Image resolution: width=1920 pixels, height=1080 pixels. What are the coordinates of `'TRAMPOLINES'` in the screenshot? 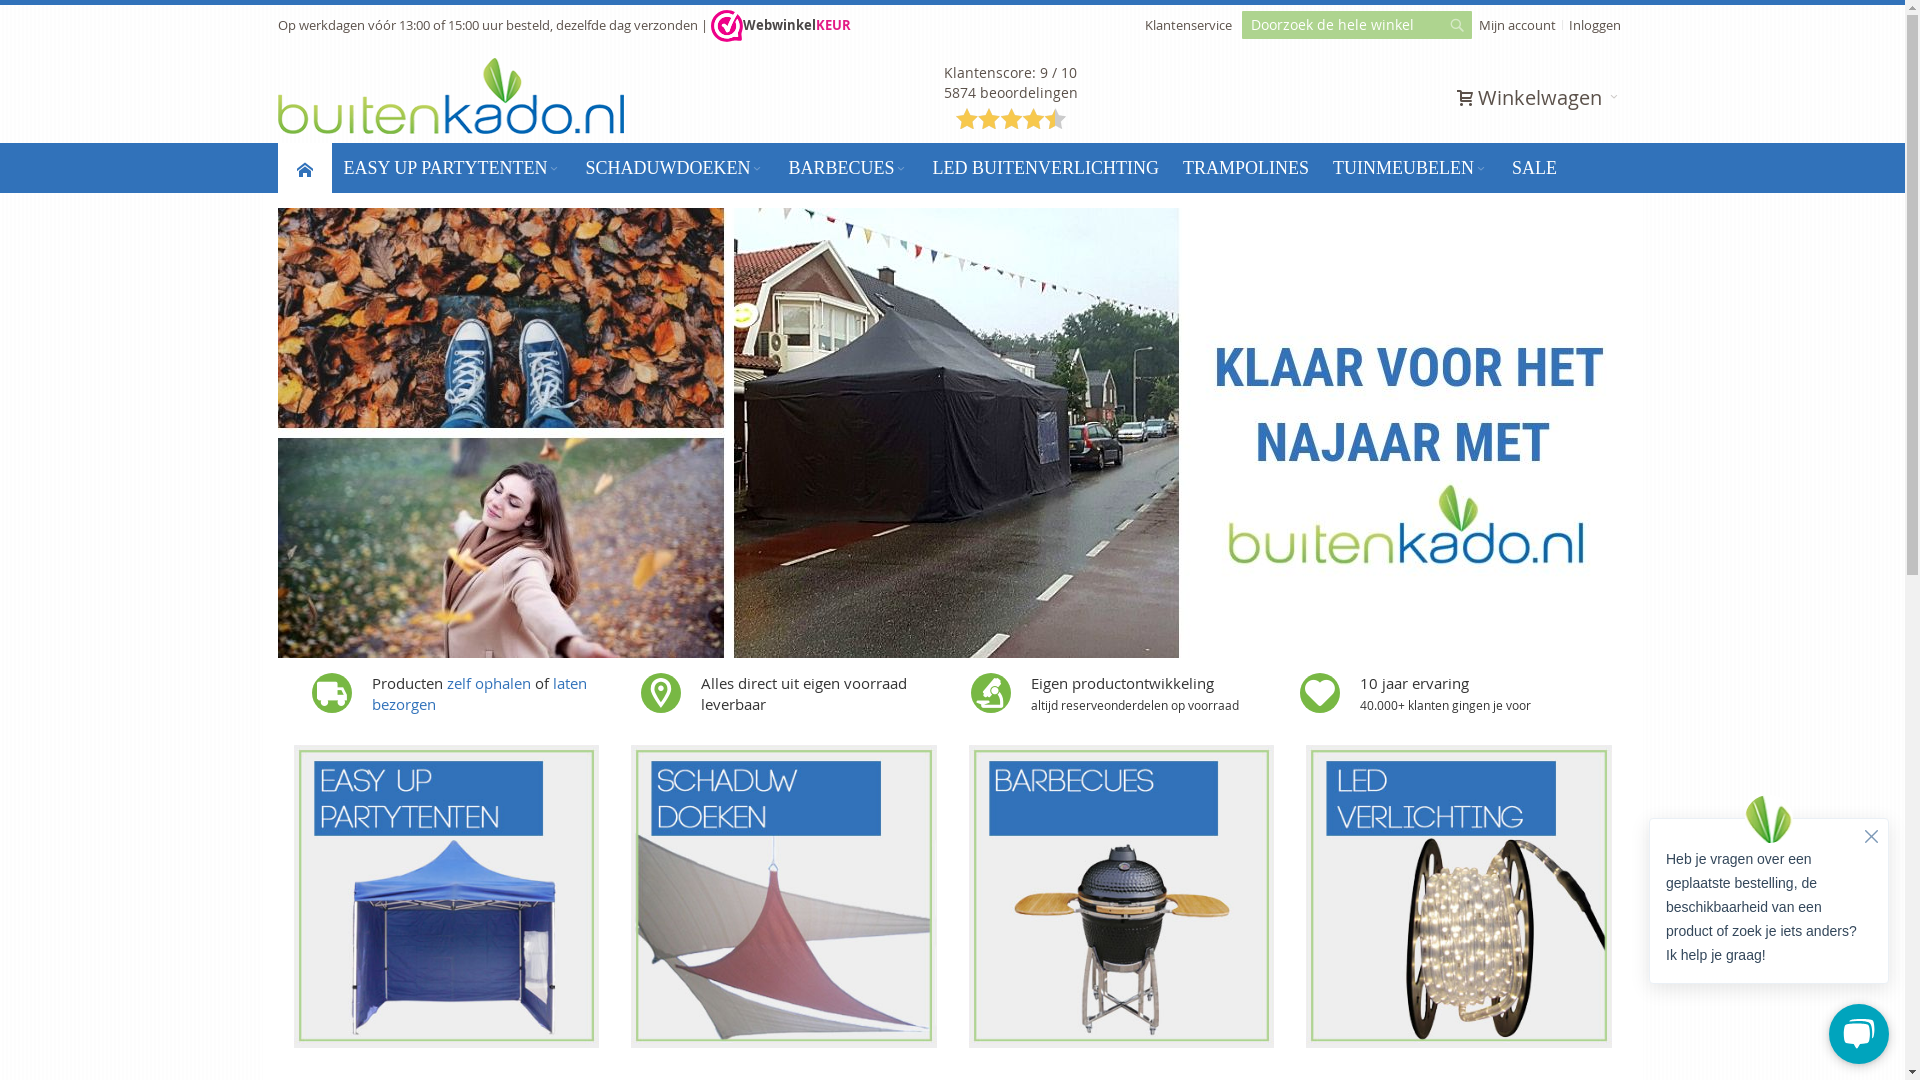 It's located at (1245, 167).